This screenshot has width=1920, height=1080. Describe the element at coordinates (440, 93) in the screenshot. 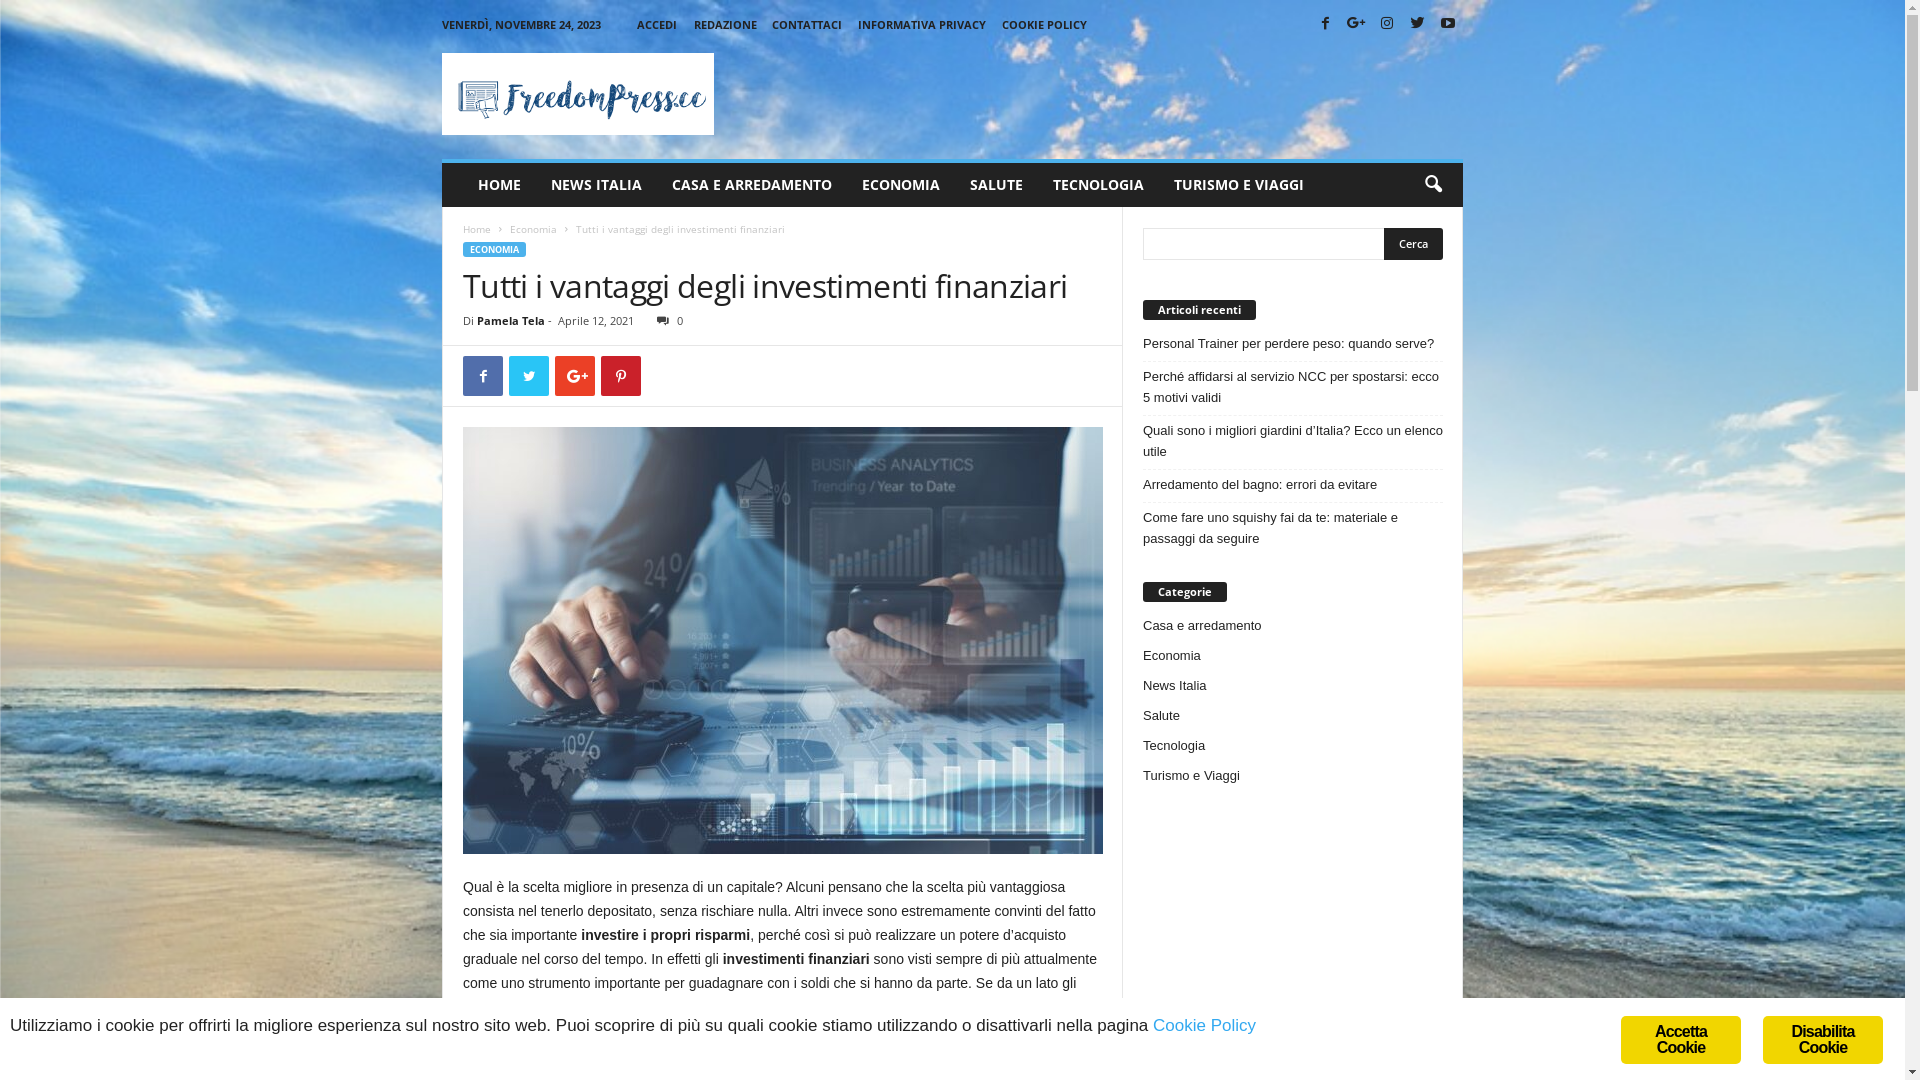

I see `'Freedom Press'` at that location.